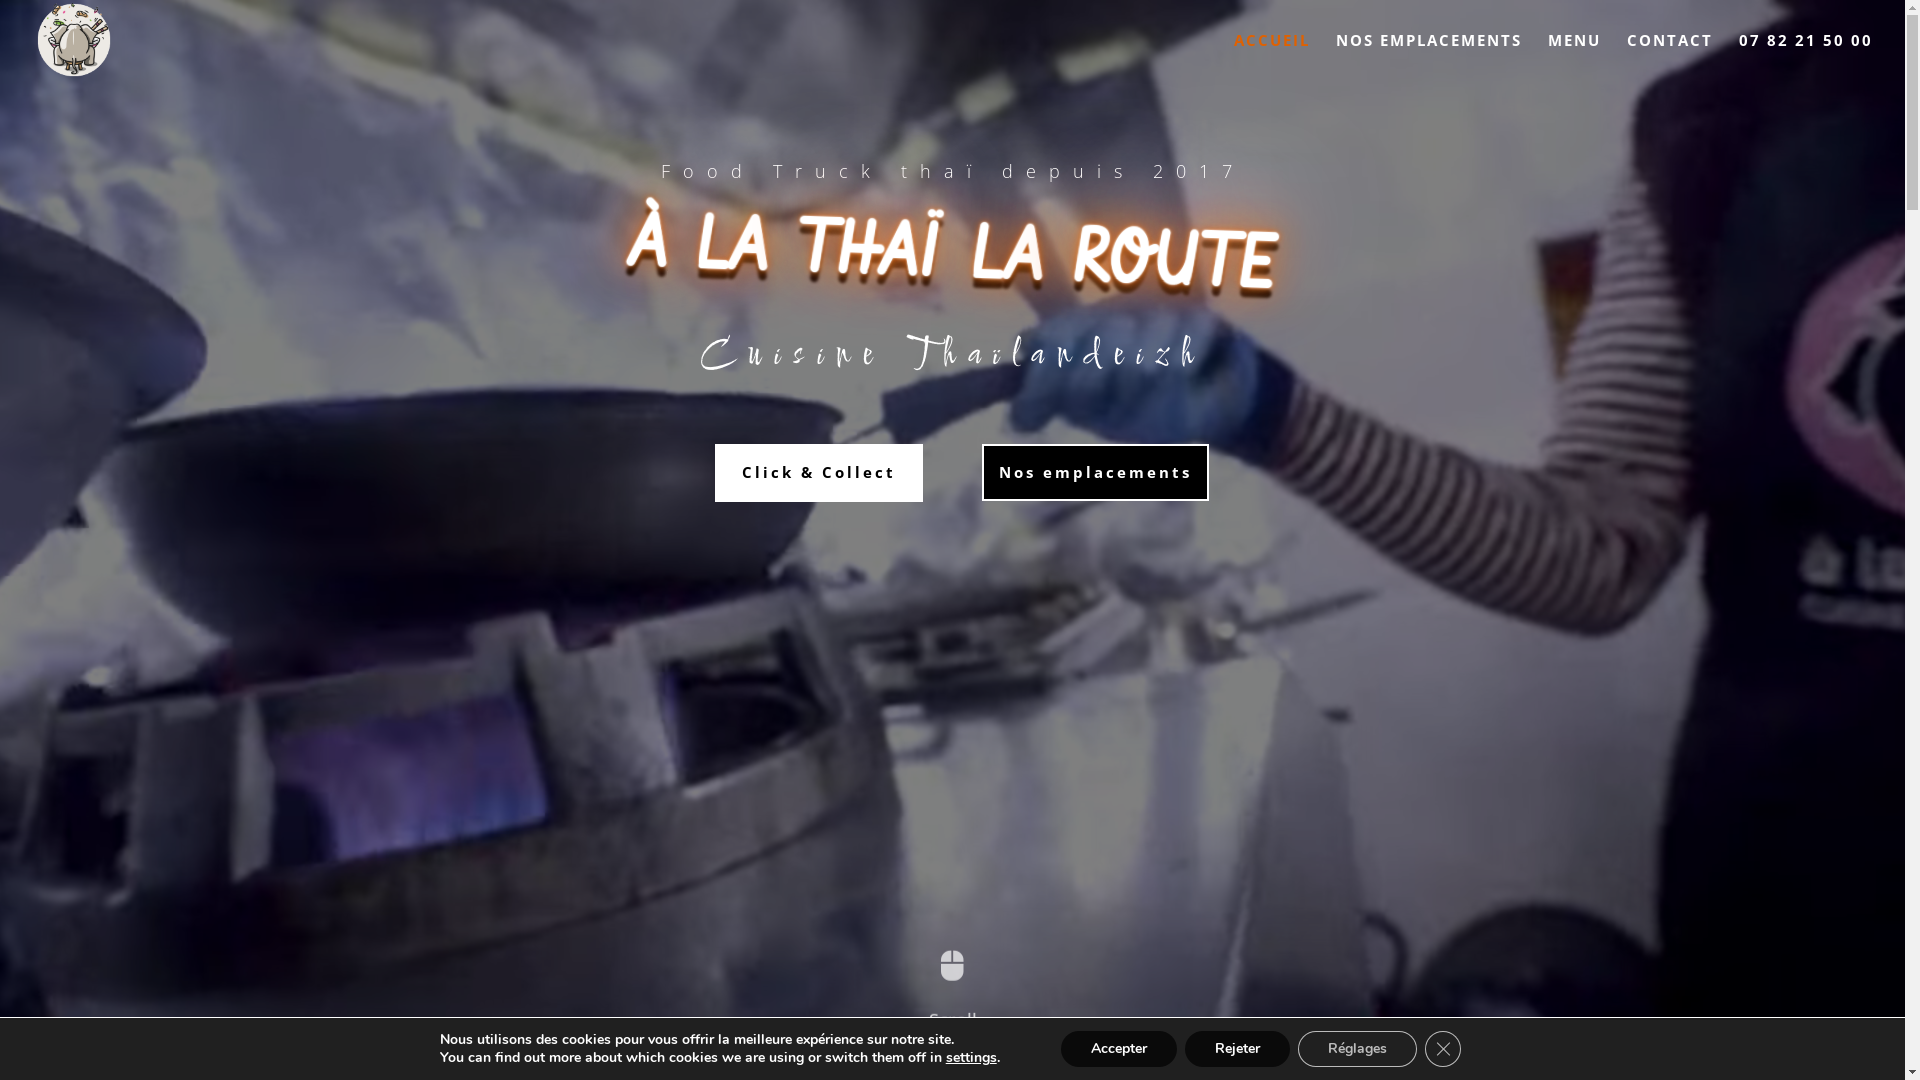  I want to click on 'Nos emplacements', so click(1094, 473).